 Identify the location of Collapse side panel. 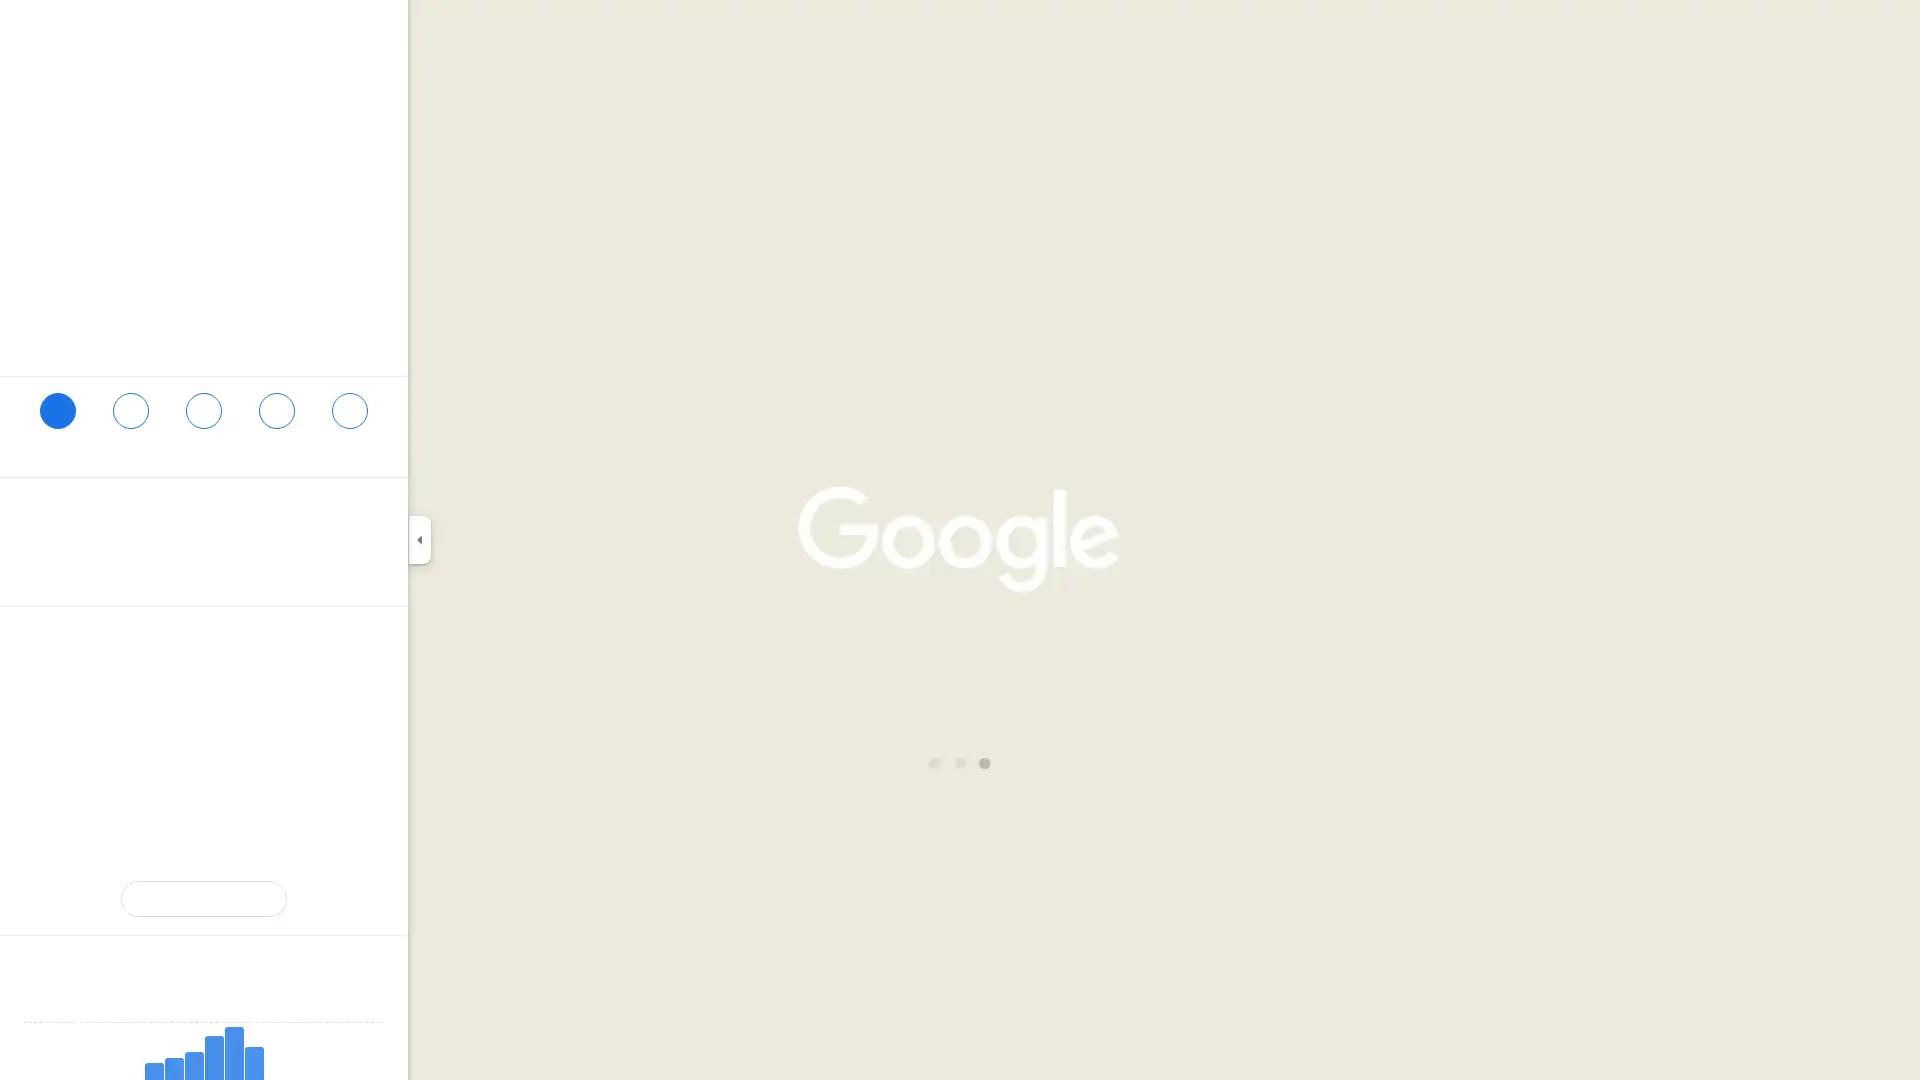
(418, 540).